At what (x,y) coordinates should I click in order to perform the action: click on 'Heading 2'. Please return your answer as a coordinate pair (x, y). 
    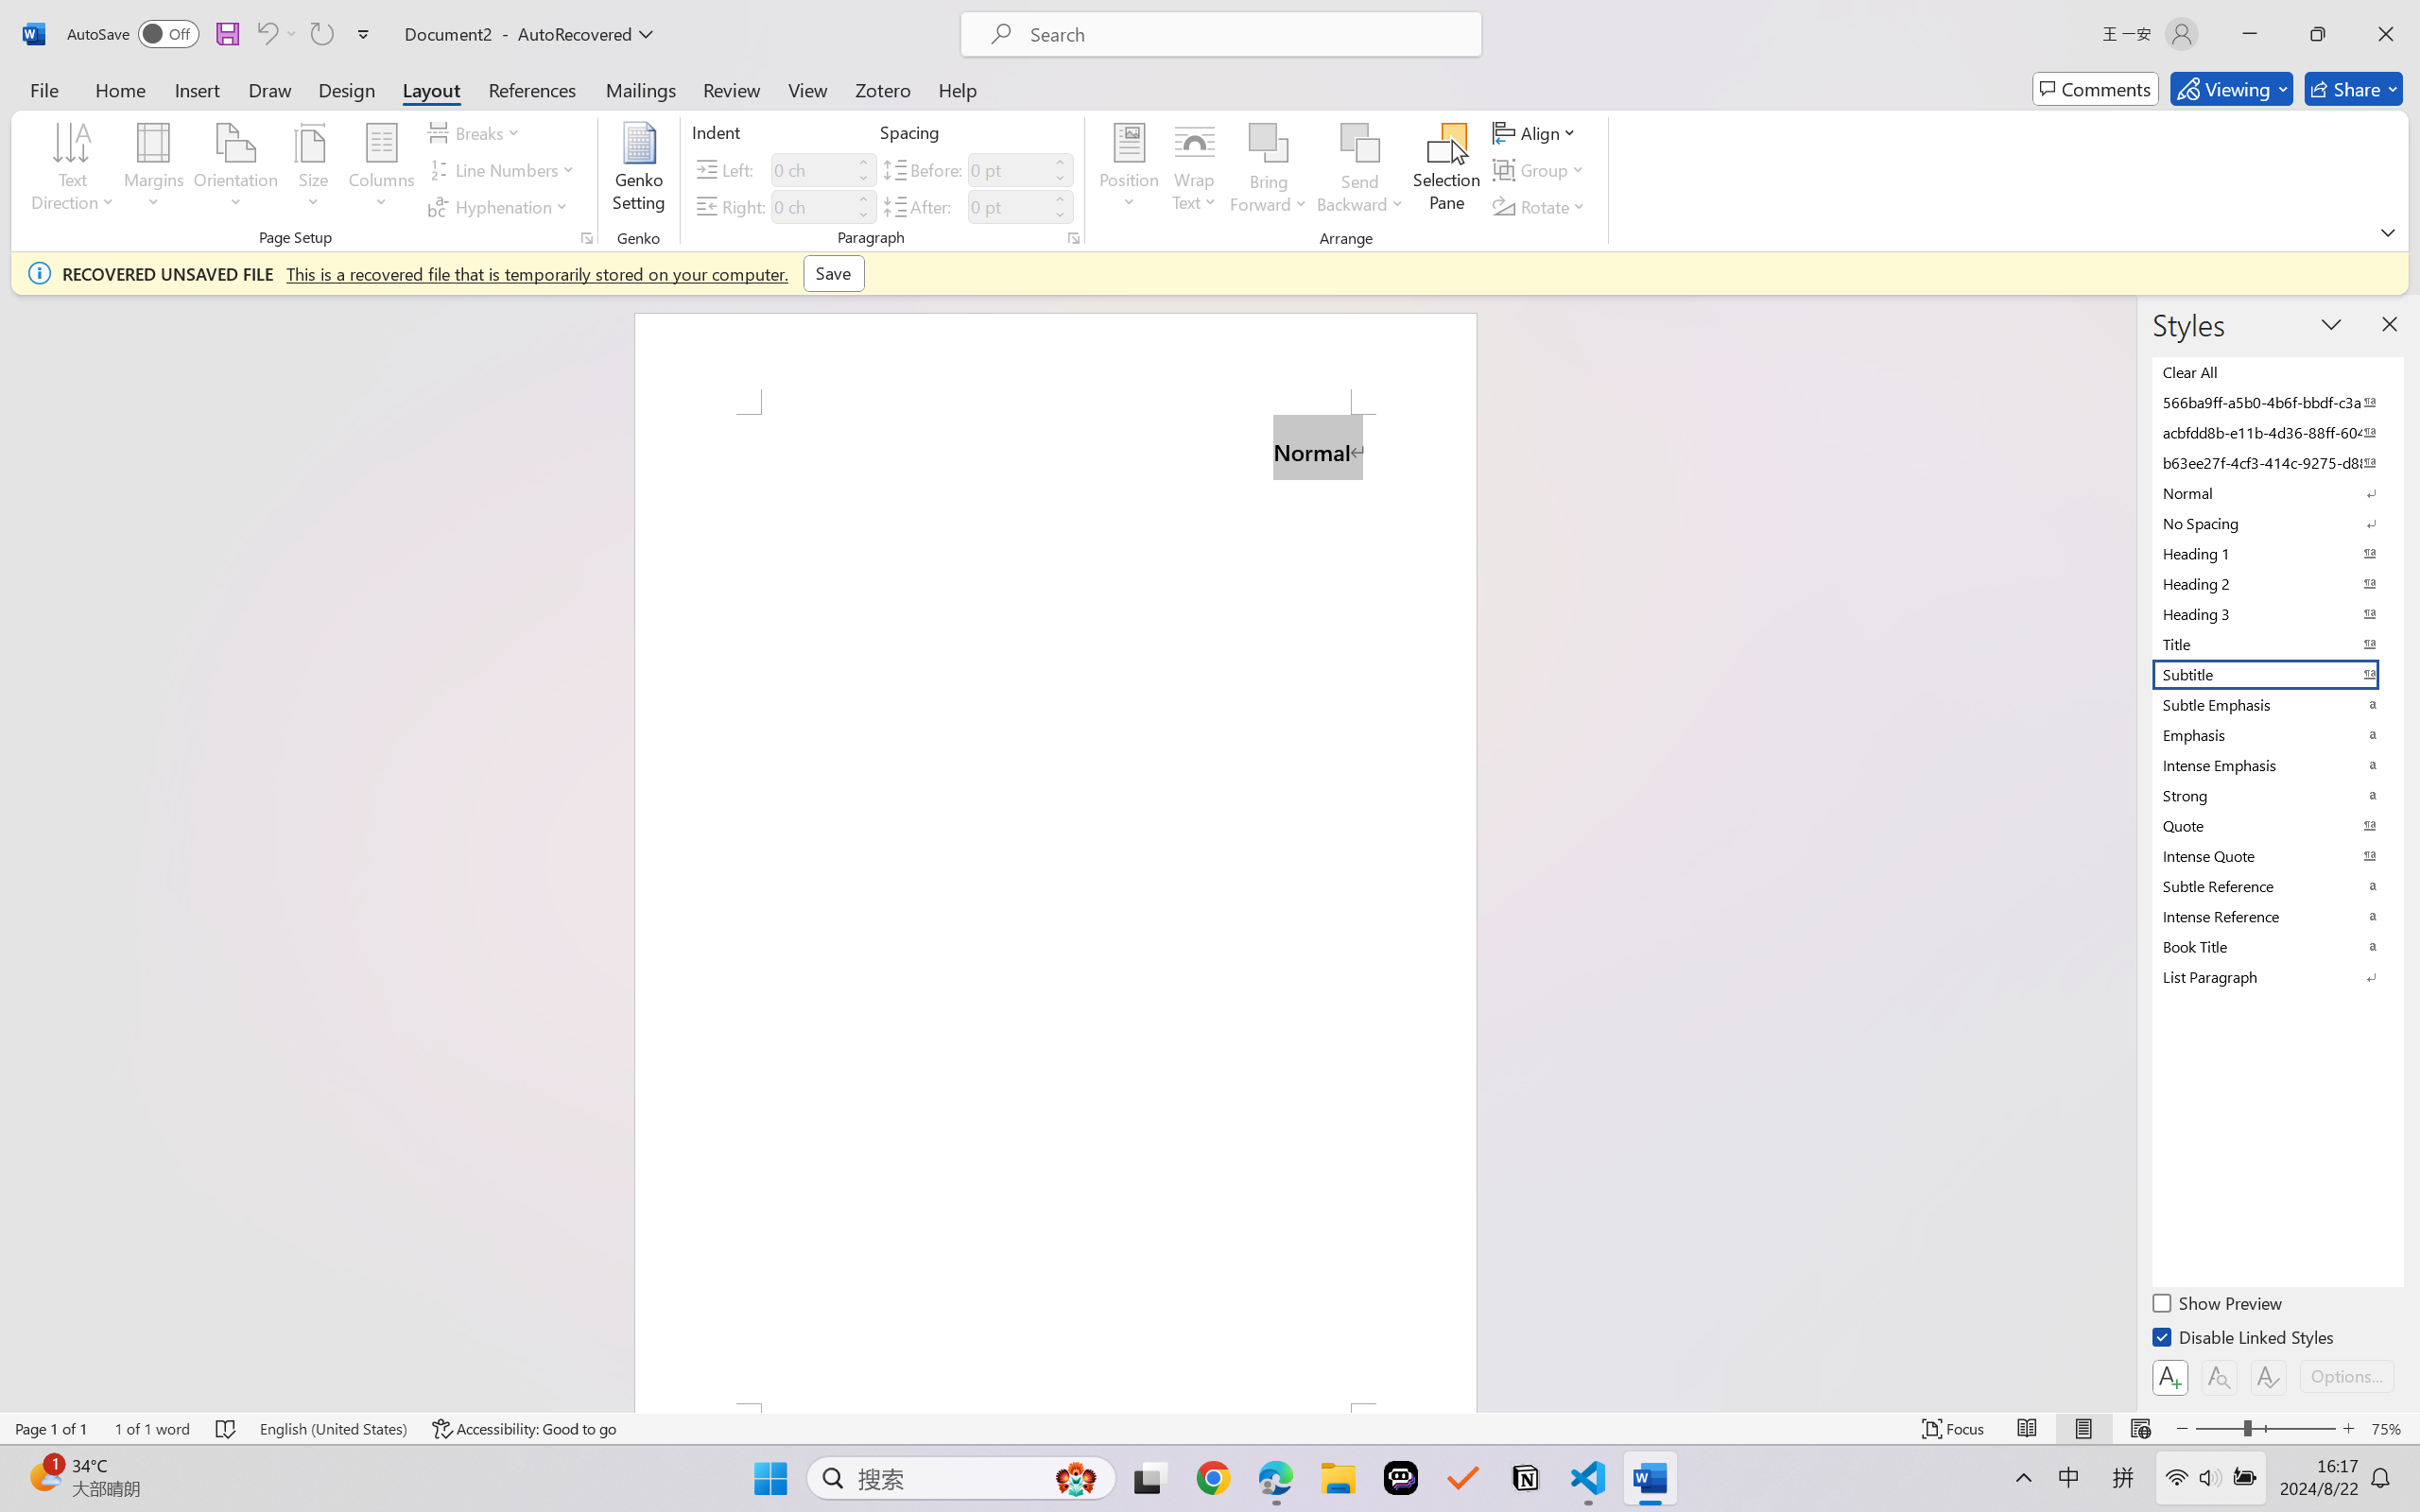
    Looking at the image, I should click on (2275, 582).